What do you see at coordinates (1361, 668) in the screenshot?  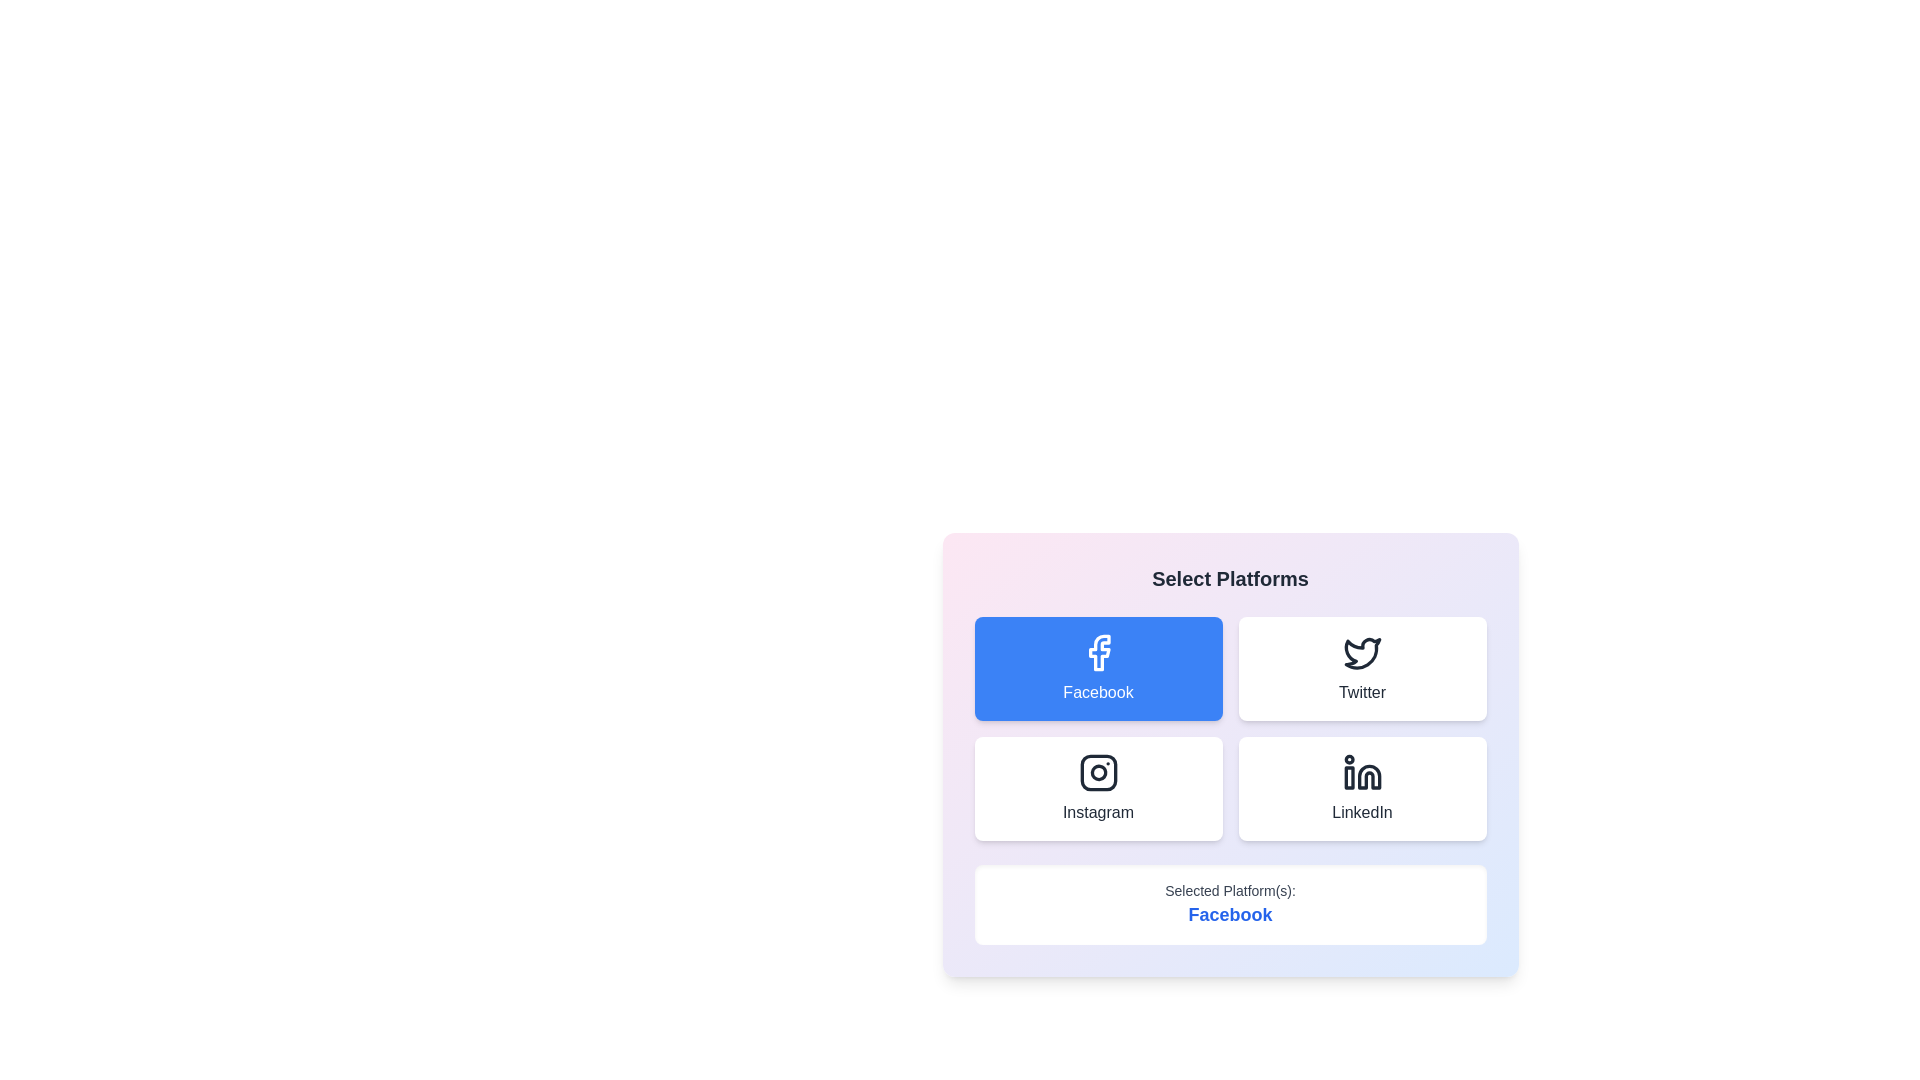 I see `the button corresponding to Twitter` at bounding box center [1361, 668].